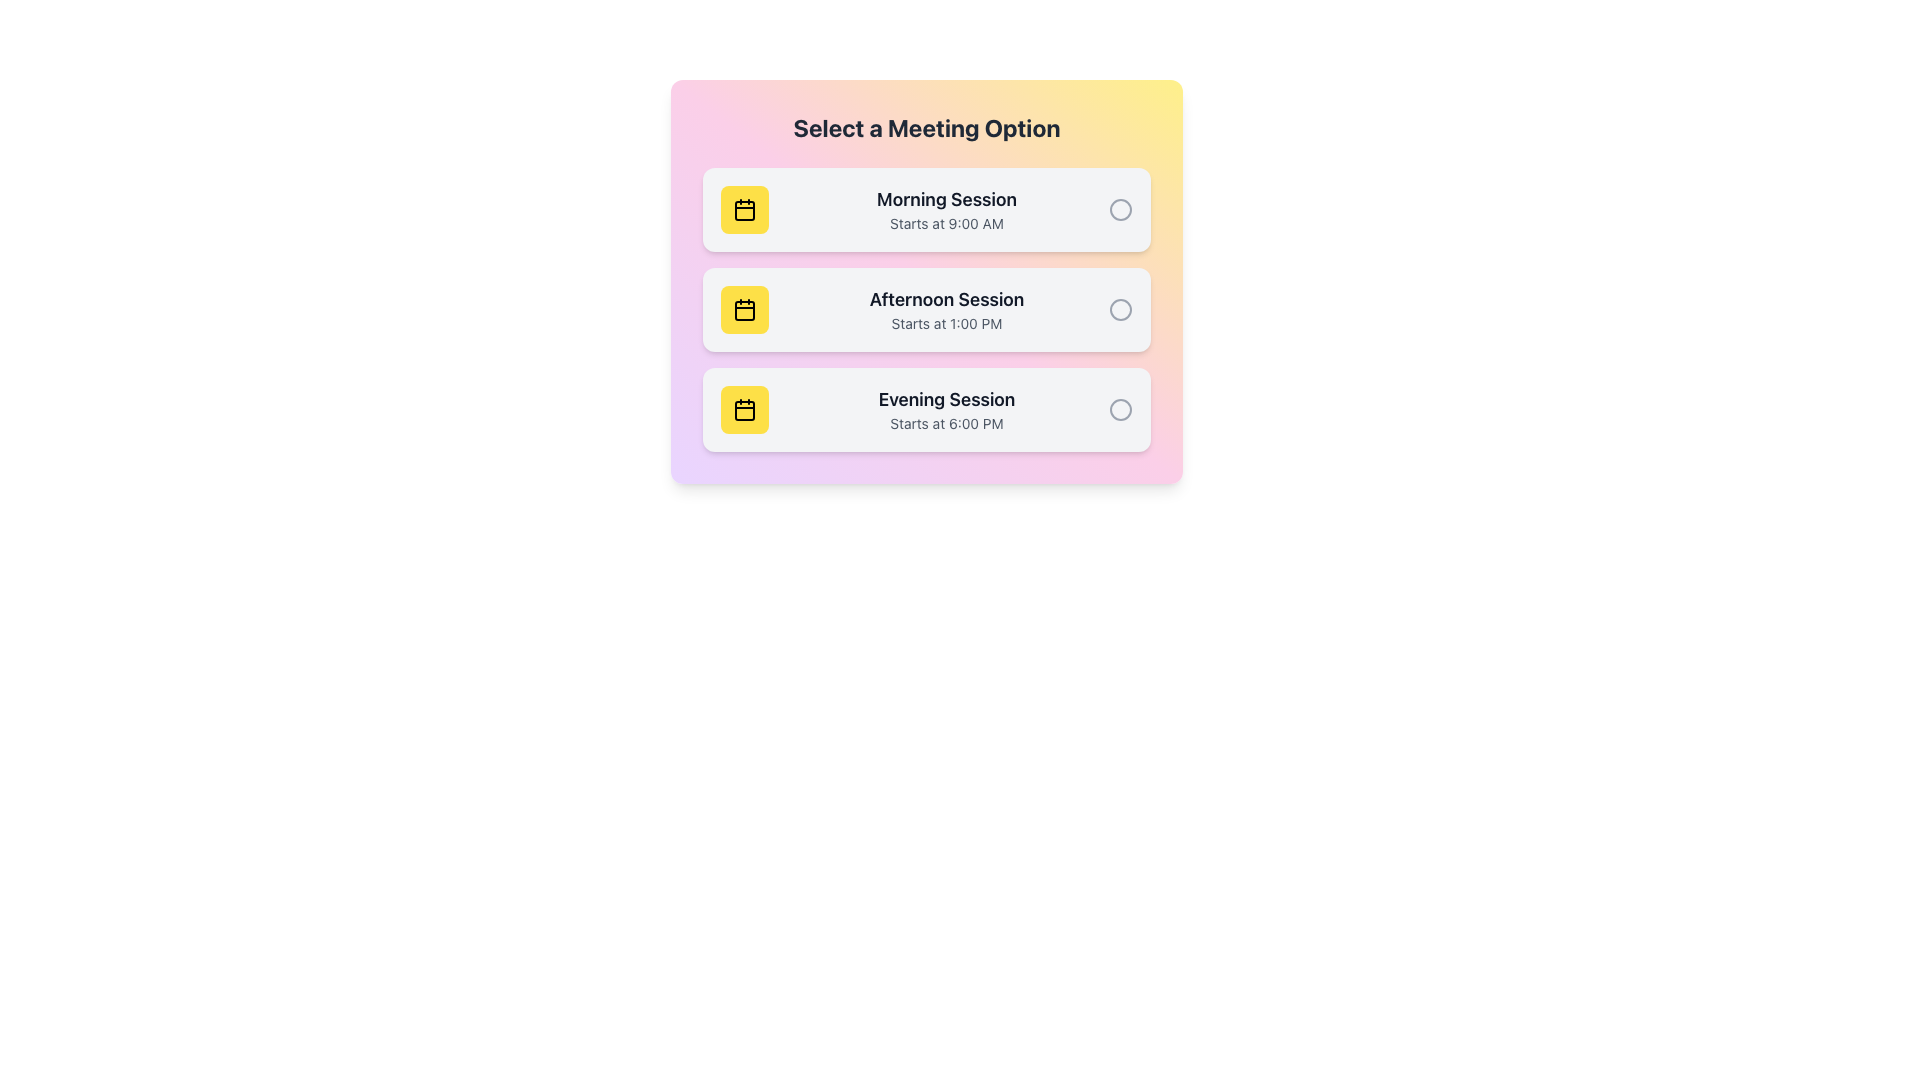 The width and height of the screenshot is (1920, 1080). Describe the element at coordinates (1121, 209) in the screenshot. I see `the radio button located to the far right of the 'Morning Session' option` at that location.